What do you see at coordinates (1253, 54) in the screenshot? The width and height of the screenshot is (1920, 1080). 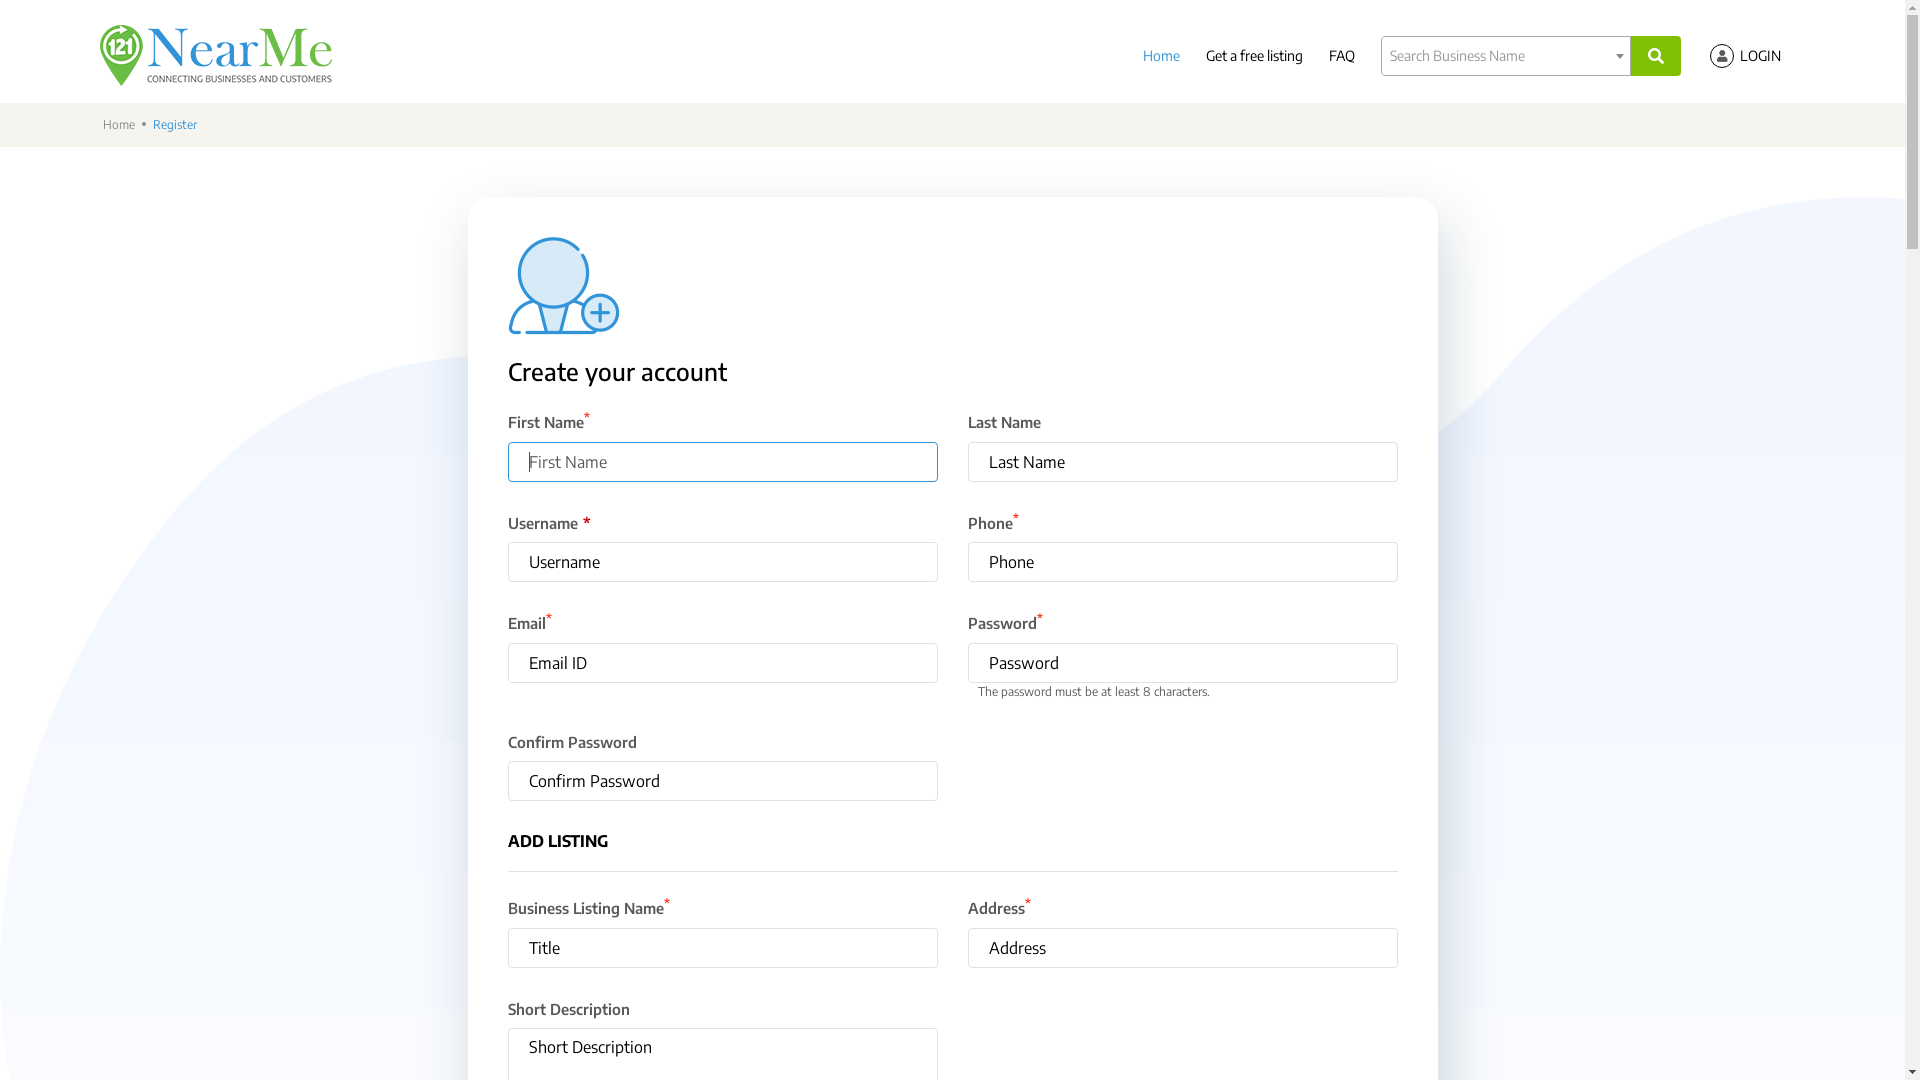 I see `'Get a free listing'` at bounding box center [1253, 54].